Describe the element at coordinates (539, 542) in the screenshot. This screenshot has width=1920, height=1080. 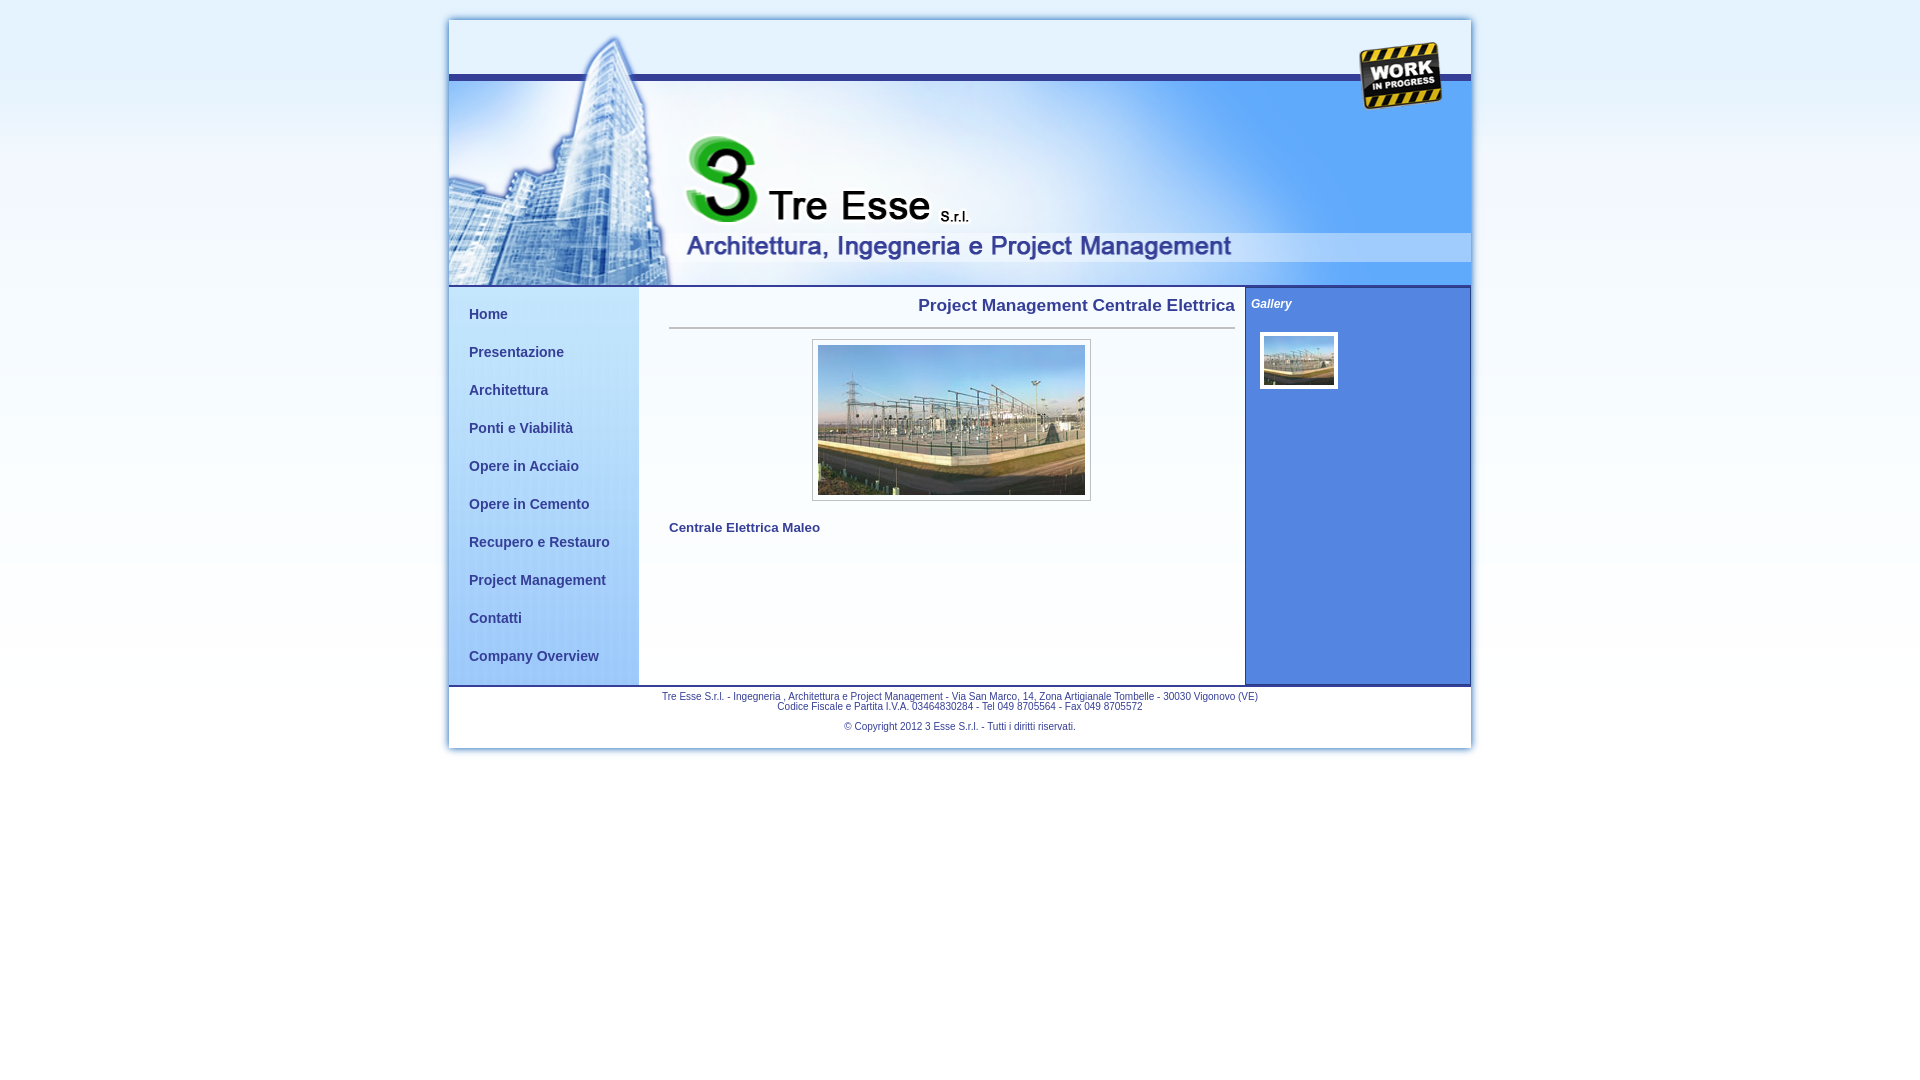
I see `'Recupero e Restauro'` at that location.